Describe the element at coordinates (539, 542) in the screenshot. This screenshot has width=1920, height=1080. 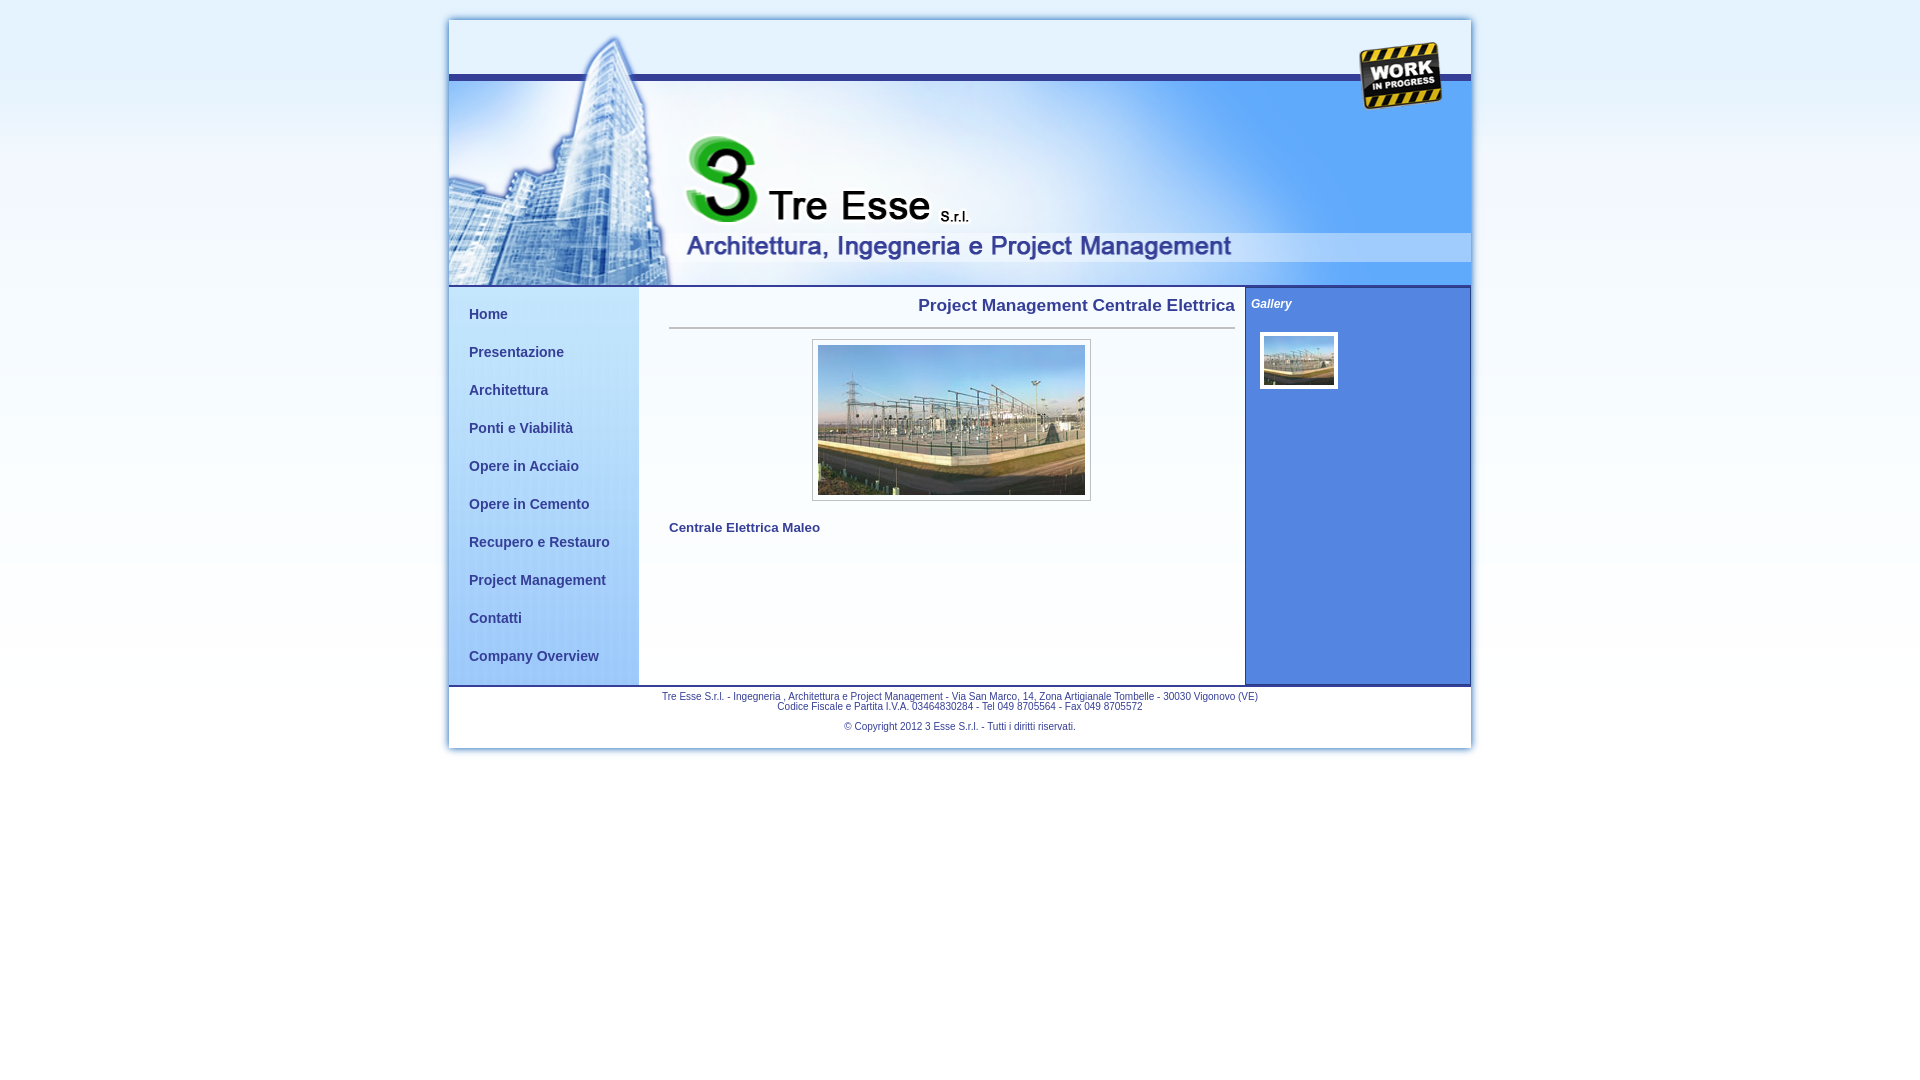
I see `'Recupero e Restauro'` at that location.